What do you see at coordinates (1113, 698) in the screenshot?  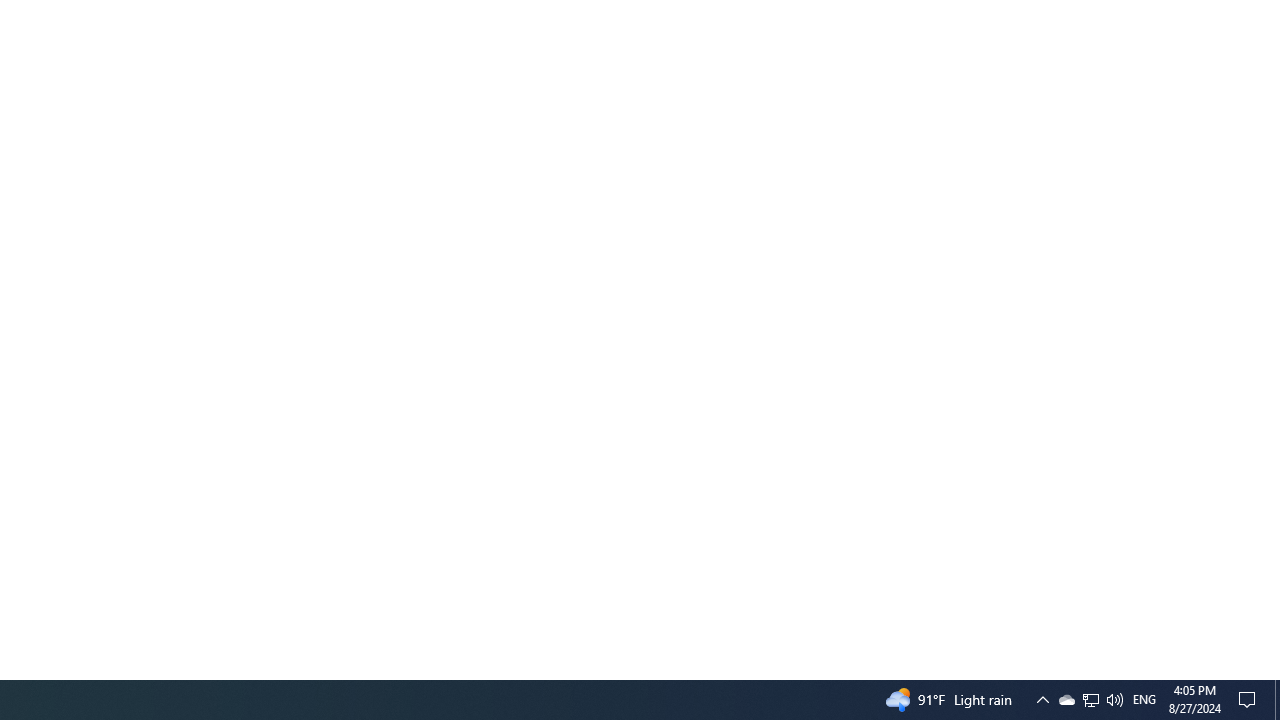 I see `'Q2790: 100%'` at bounding box center [1113, 698].